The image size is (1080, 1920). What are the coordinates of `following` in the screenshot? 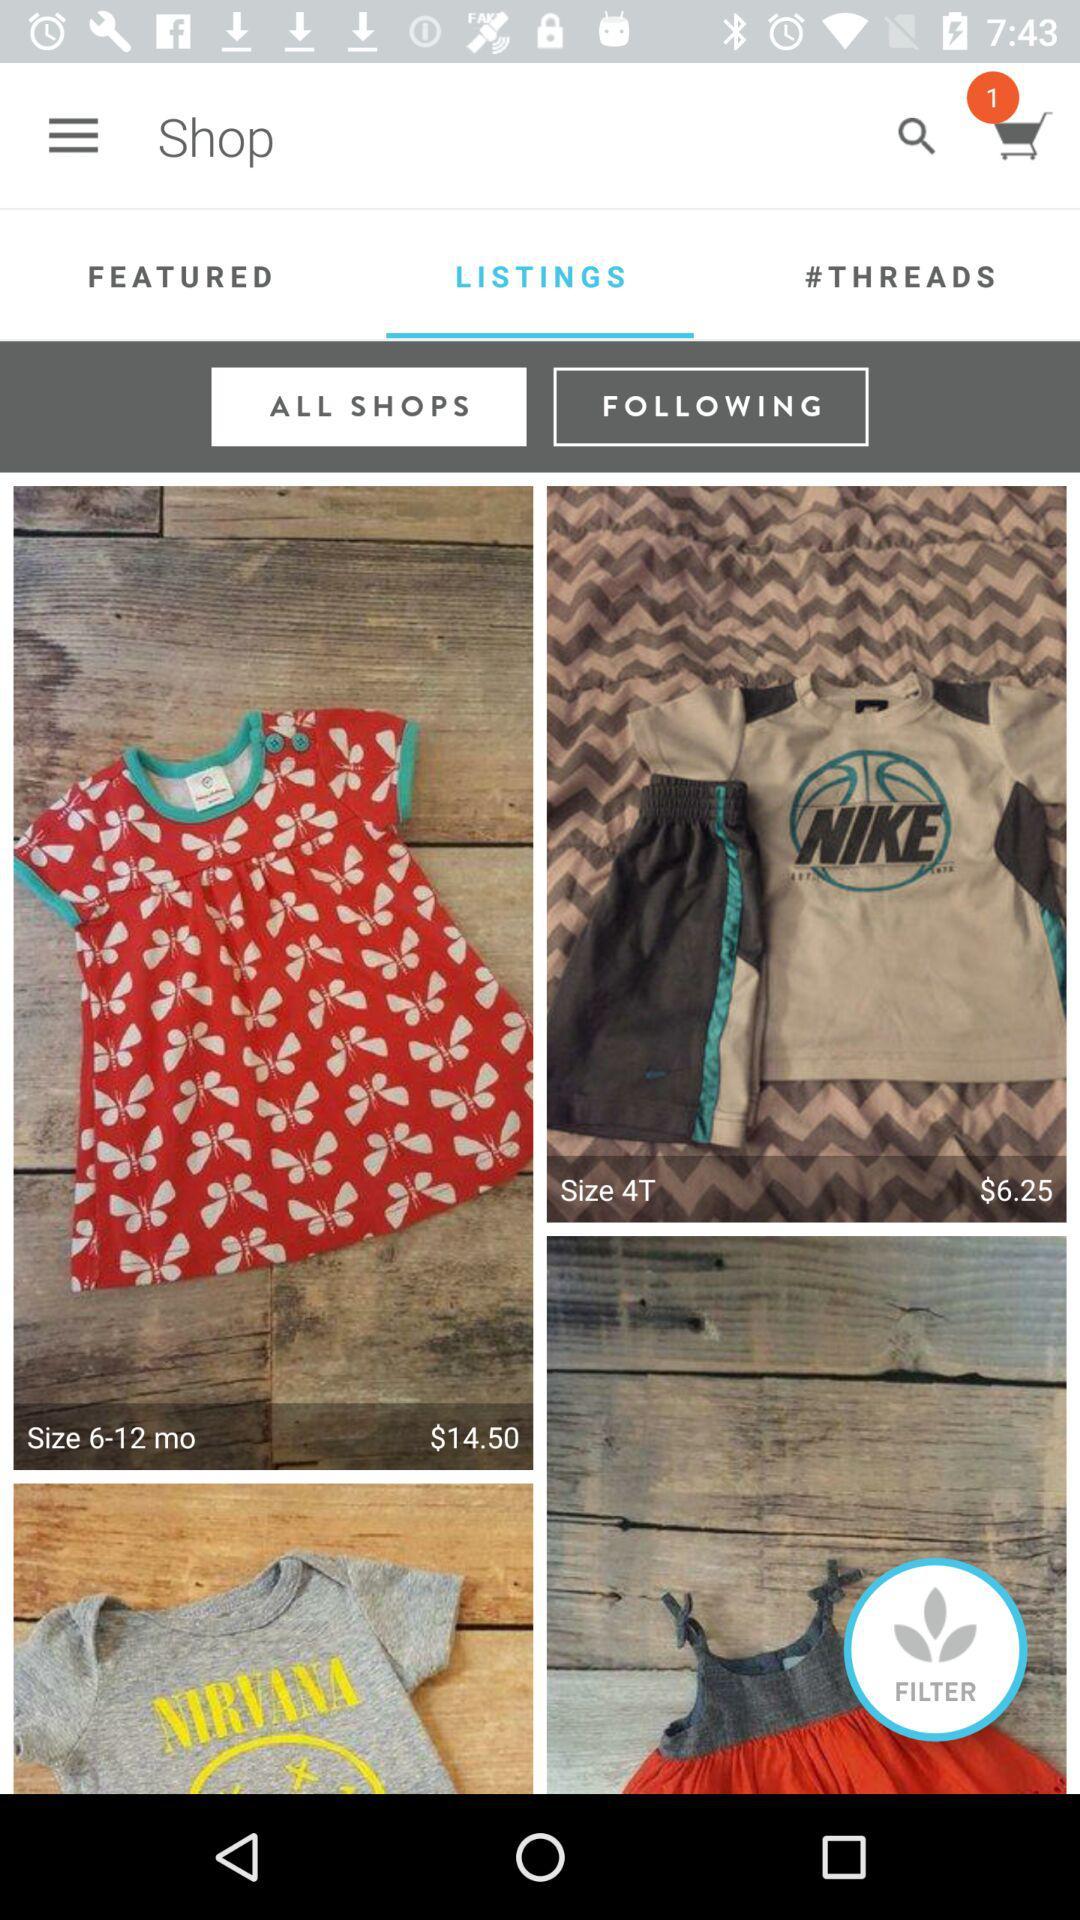 It's located at (709, 405).